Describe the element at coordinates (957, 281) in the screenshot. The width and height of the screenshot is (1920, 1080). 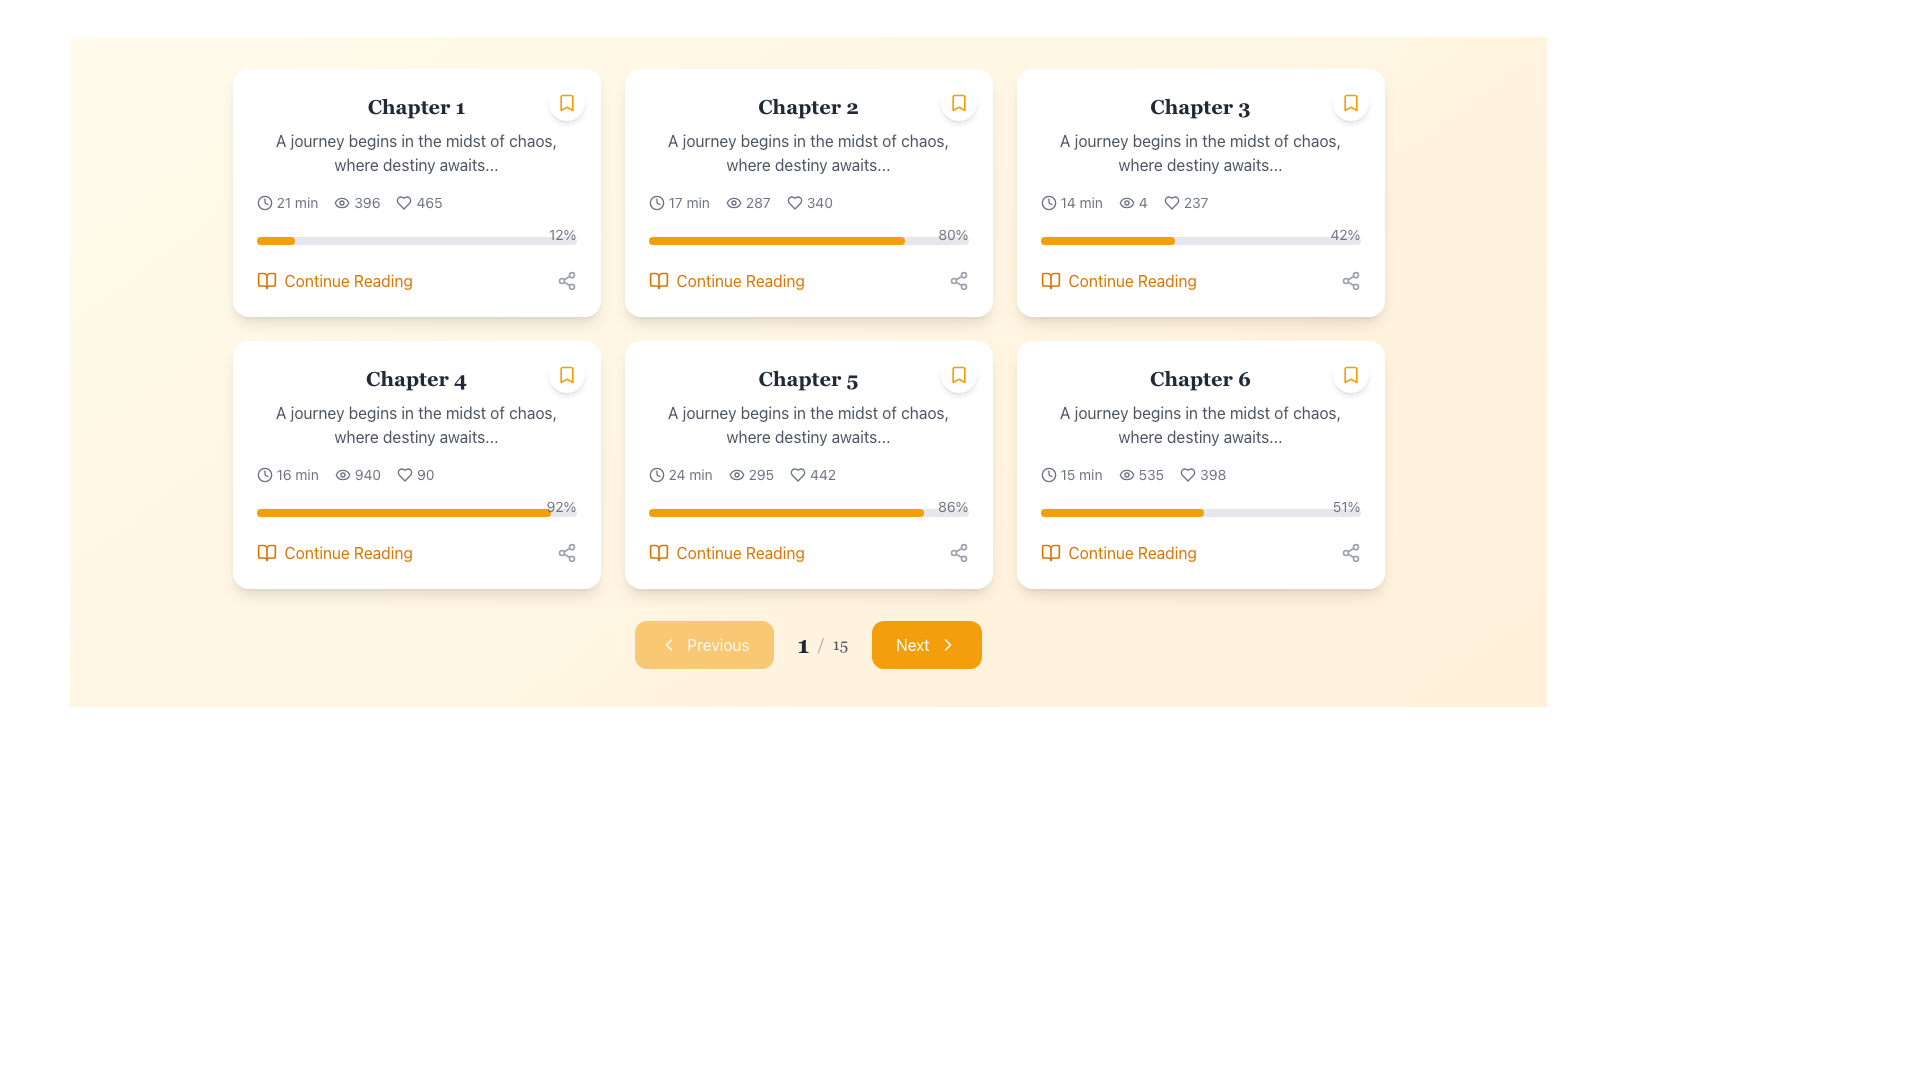
I see `the interactive share icon located in the bottom-right corner of the 'Chapter 2' card, adjacent to the 'Continue Reading' text link` at that location.